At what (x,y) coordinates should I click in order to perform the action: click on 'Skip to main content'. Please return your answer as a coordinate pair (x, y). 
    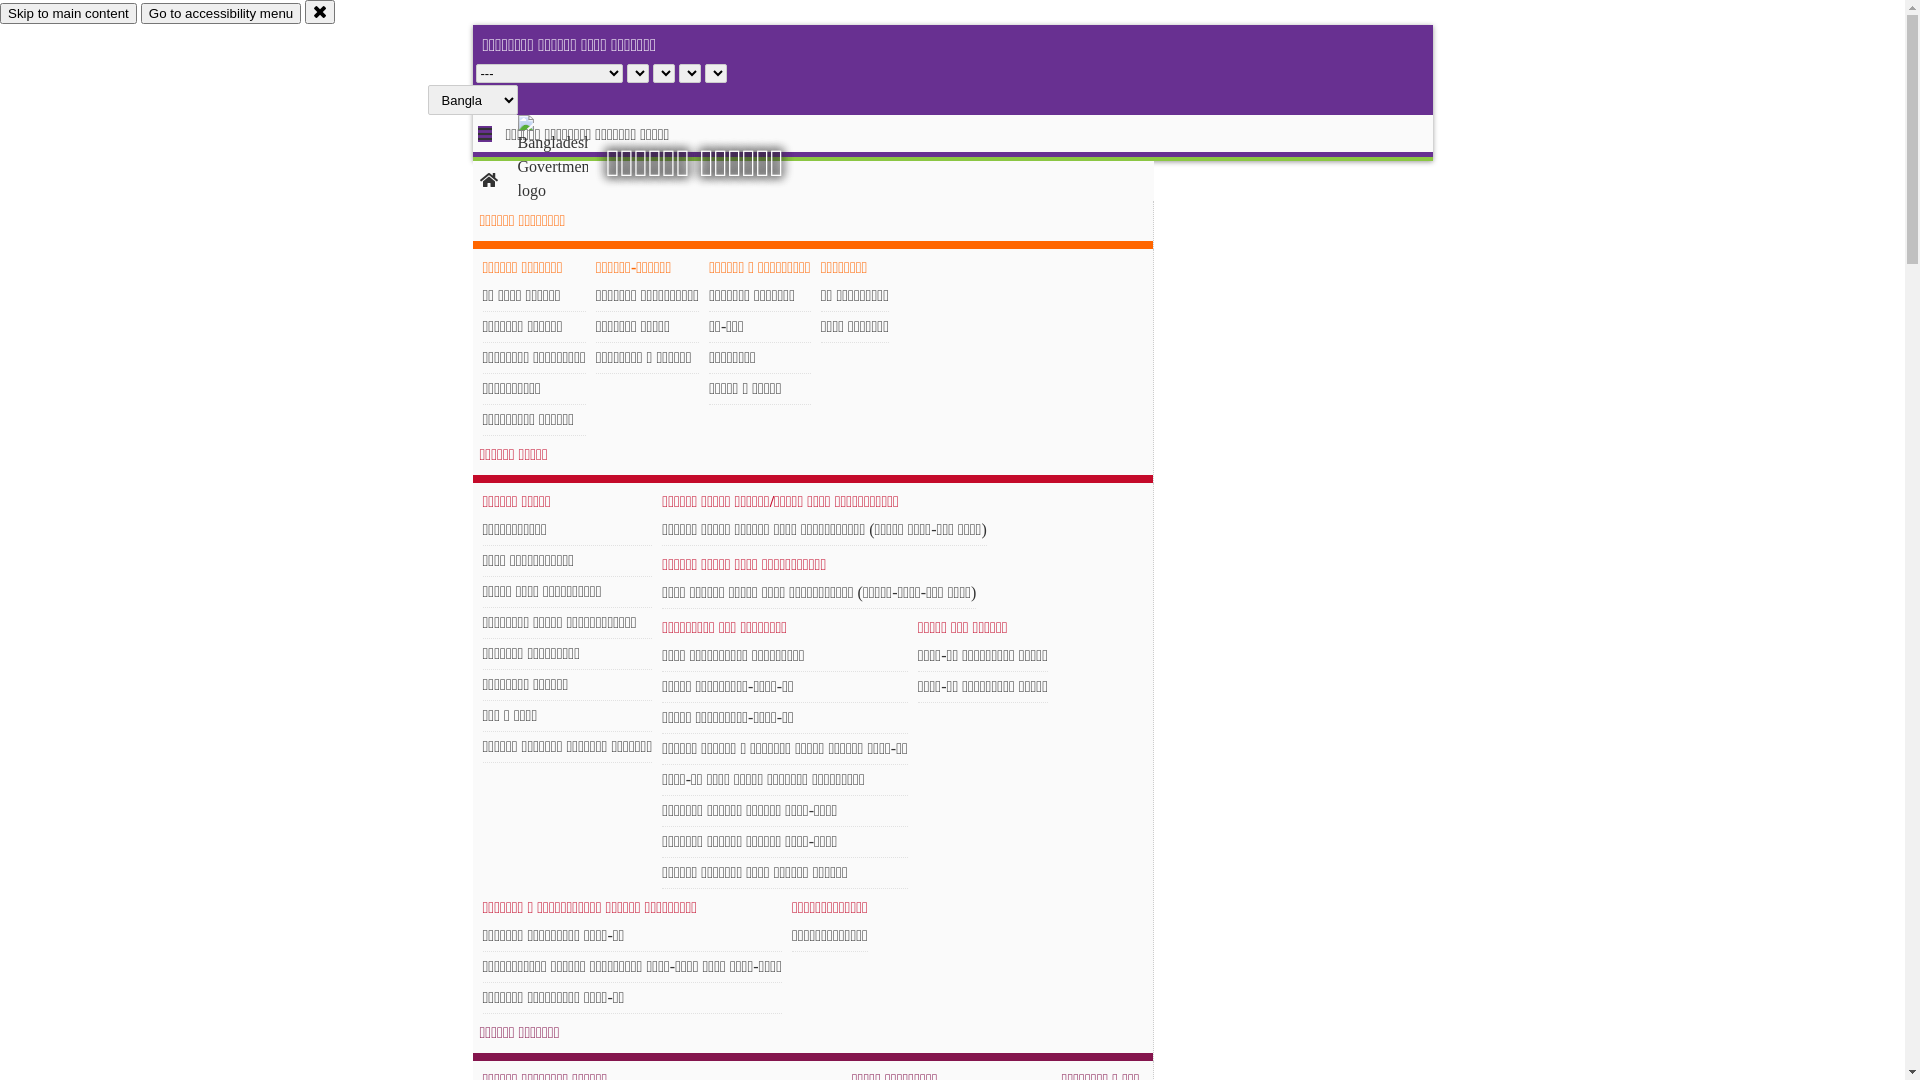
    Looking at the image, I should click on (68, 13).